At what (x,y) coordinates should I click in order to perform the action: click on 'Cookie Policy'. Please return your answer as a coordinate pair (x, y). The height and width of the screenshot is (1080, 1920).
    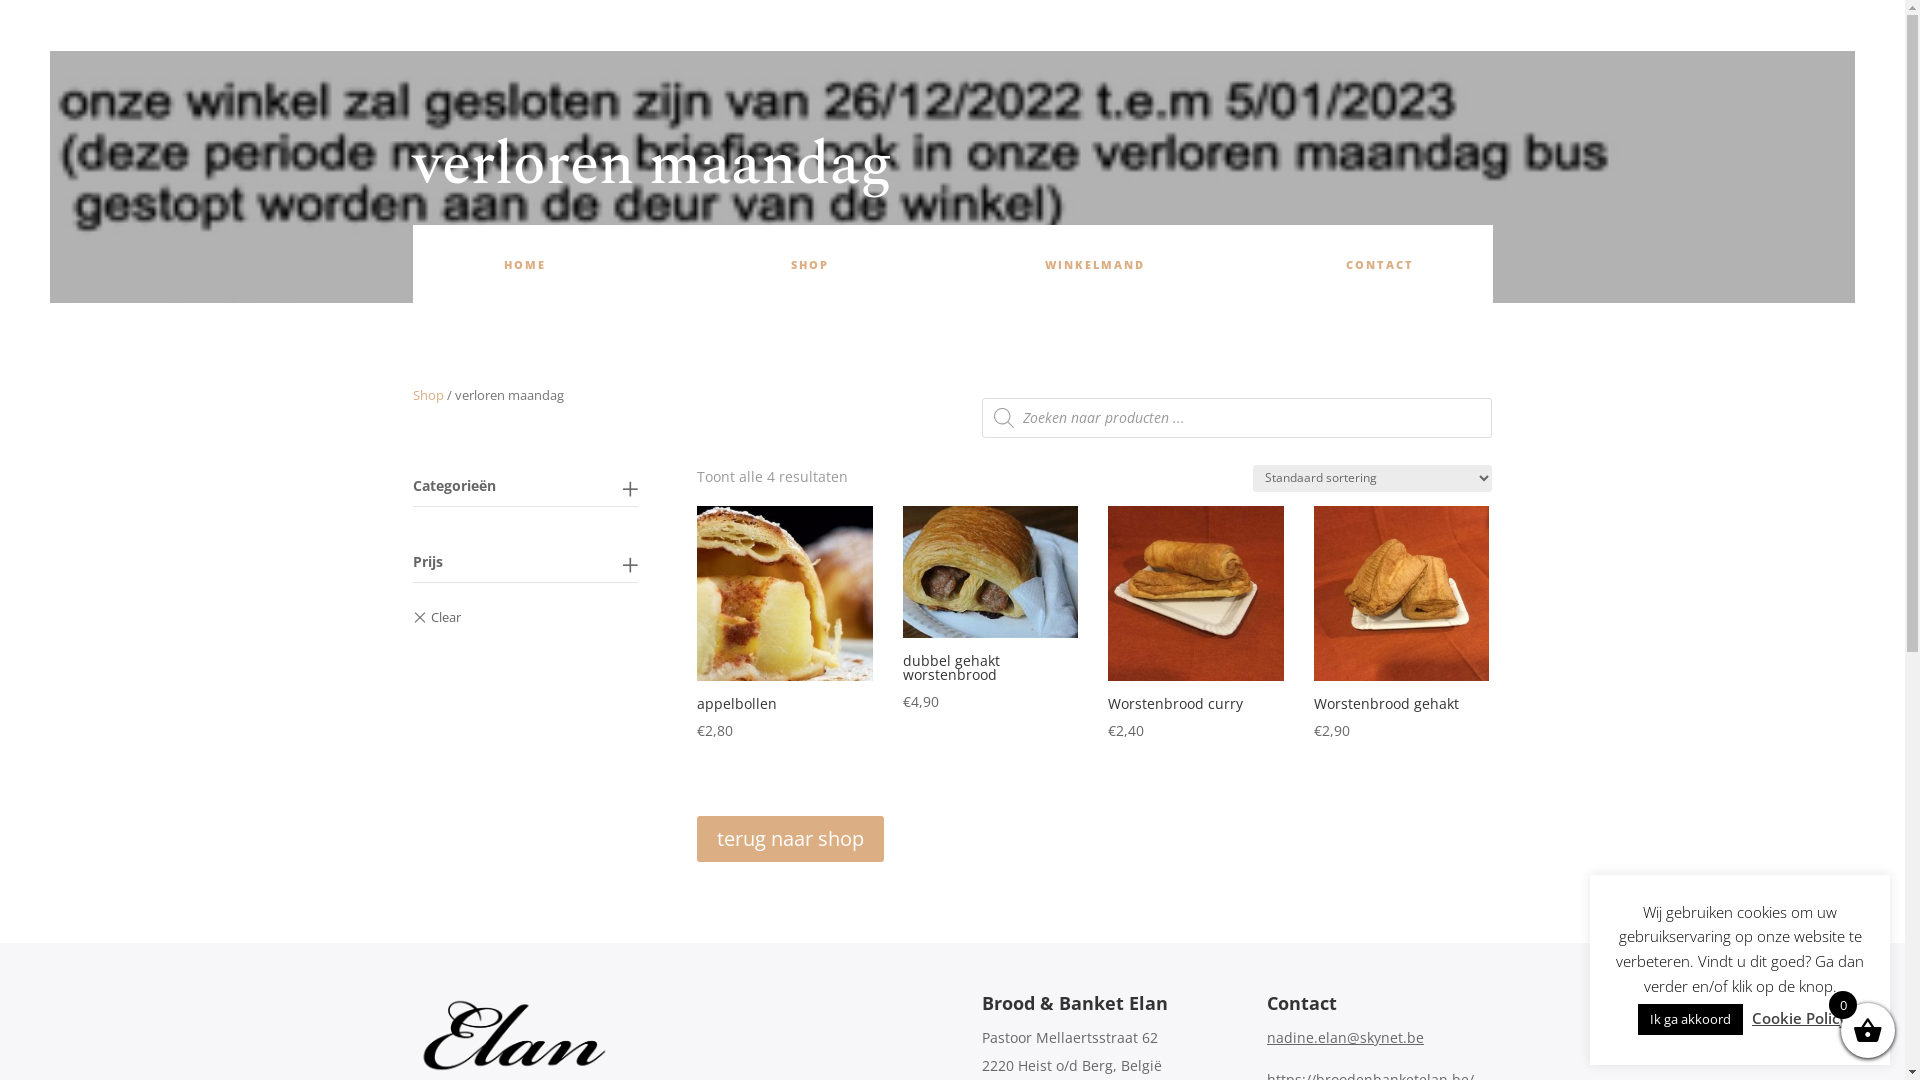
    Looking at the image, I should click on (1751, 1018).